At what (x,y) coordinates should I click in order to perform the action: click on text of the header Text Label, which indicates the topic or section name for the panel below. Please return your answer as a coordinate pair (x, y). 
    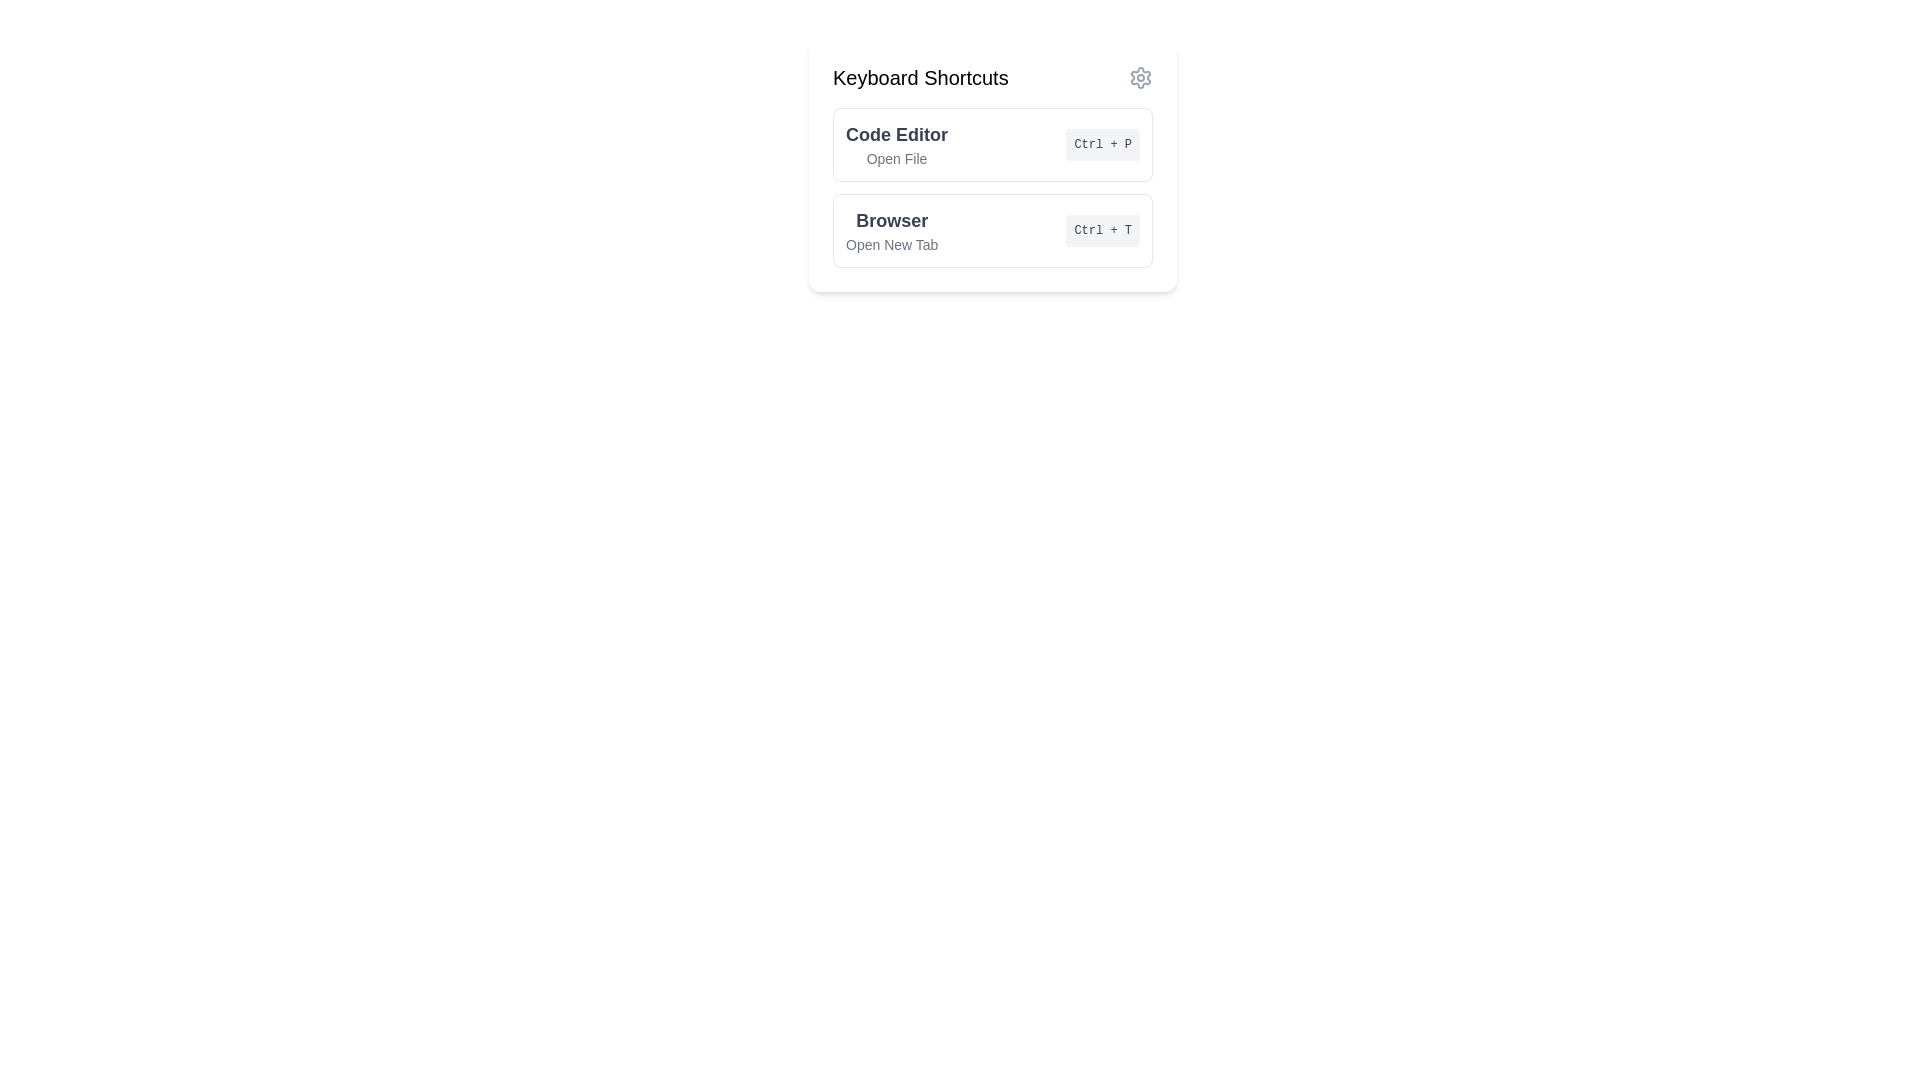
    Looking at the image, I should click on (919, 76).